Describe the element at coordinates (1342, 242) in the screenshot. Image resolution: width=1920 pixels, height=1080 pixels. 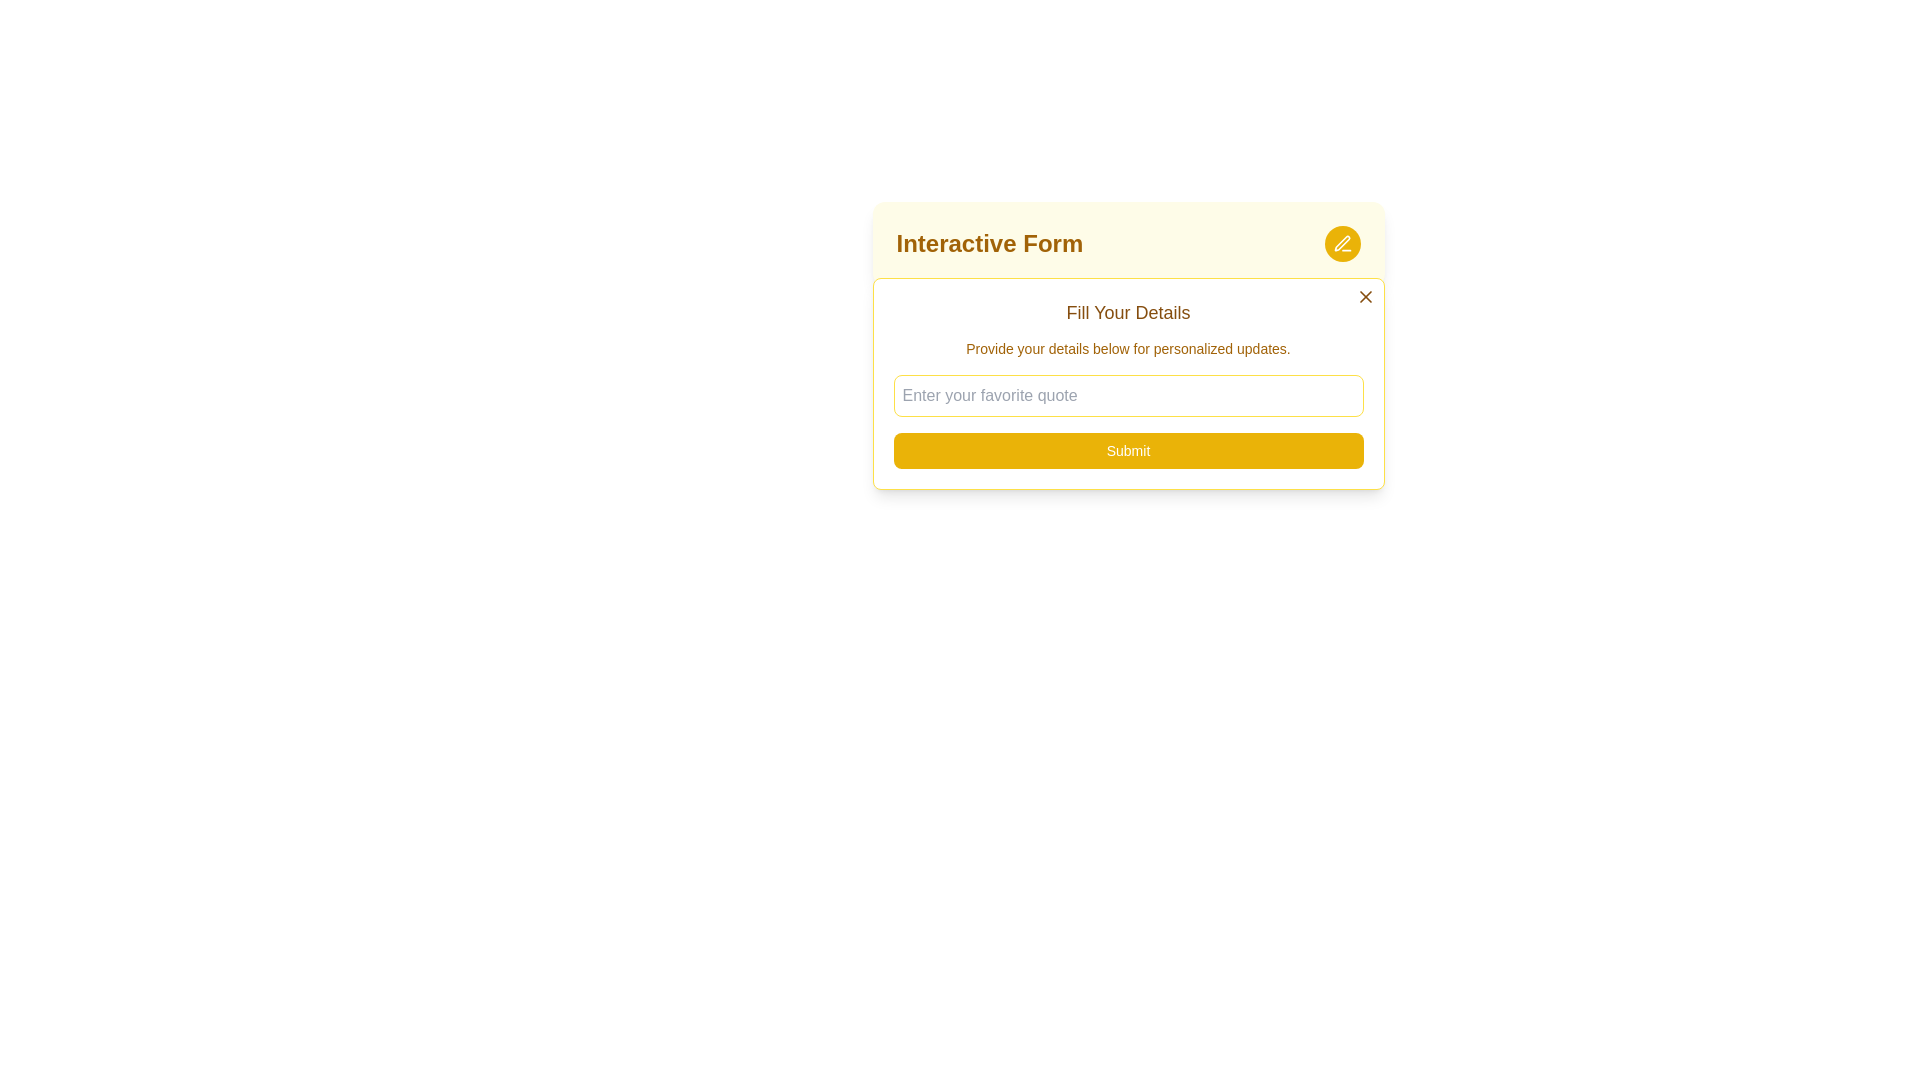
I see `the pen icon located at the upper right corner of the 'Interactive Form' header, which is part of a yellow circular button that triggers an edit action` at that location.